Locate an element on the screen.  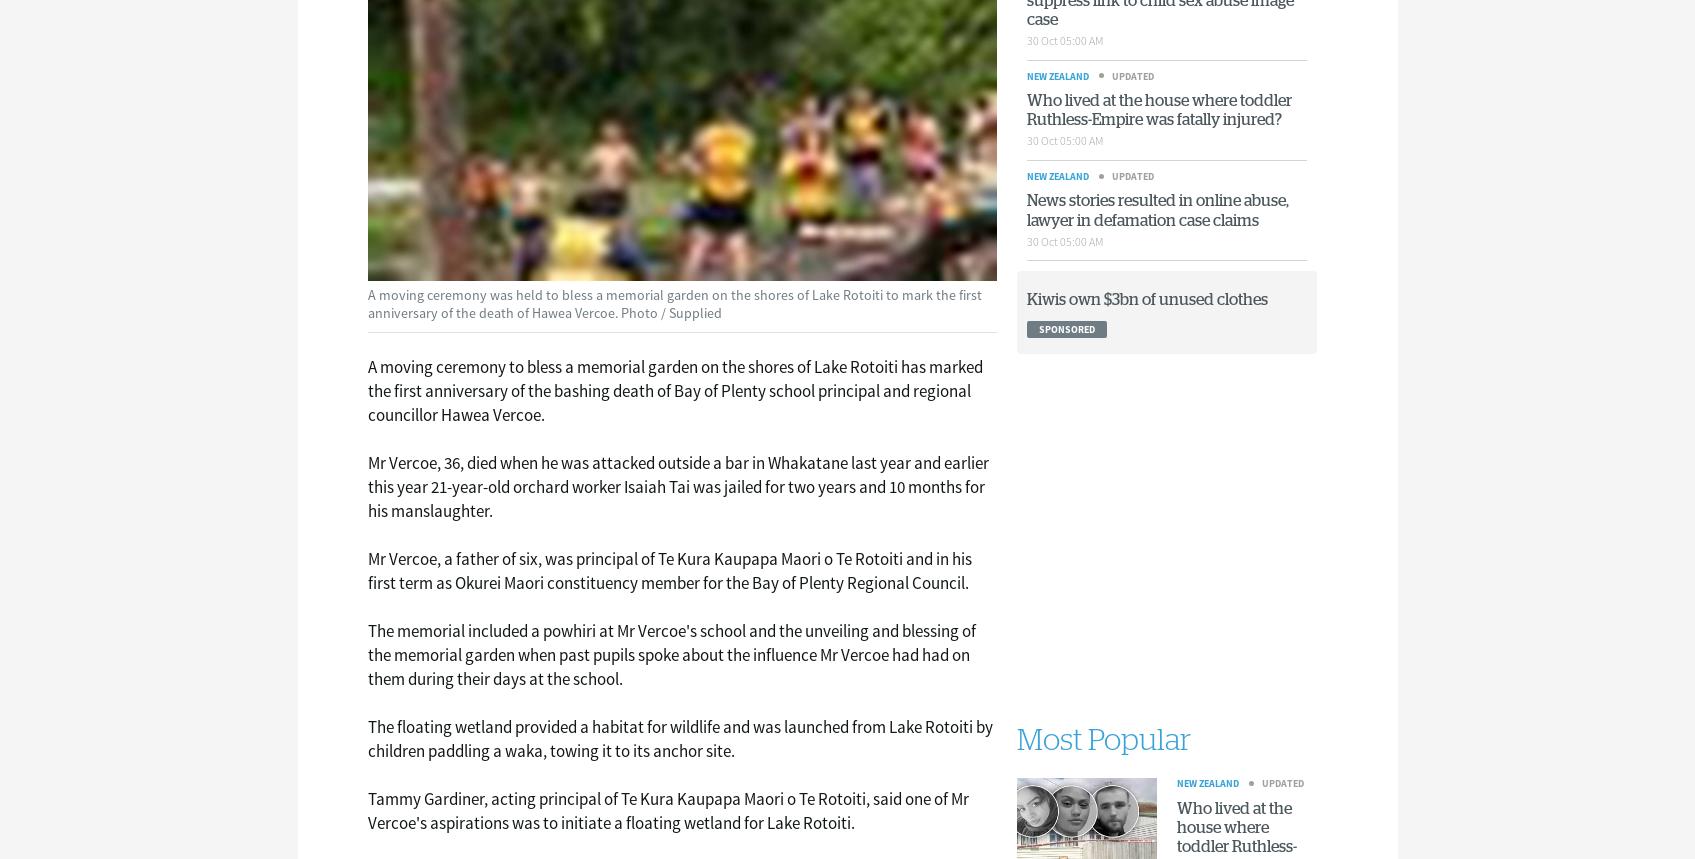
'A moving ceremony to bless a memorial garden on the shores of Lake Rotoiti has marked the first anniversary of the bashing death of Bay of Plenty school principal and regional councillor Hawea Vercoe.' is located at coordinates (674, 391).